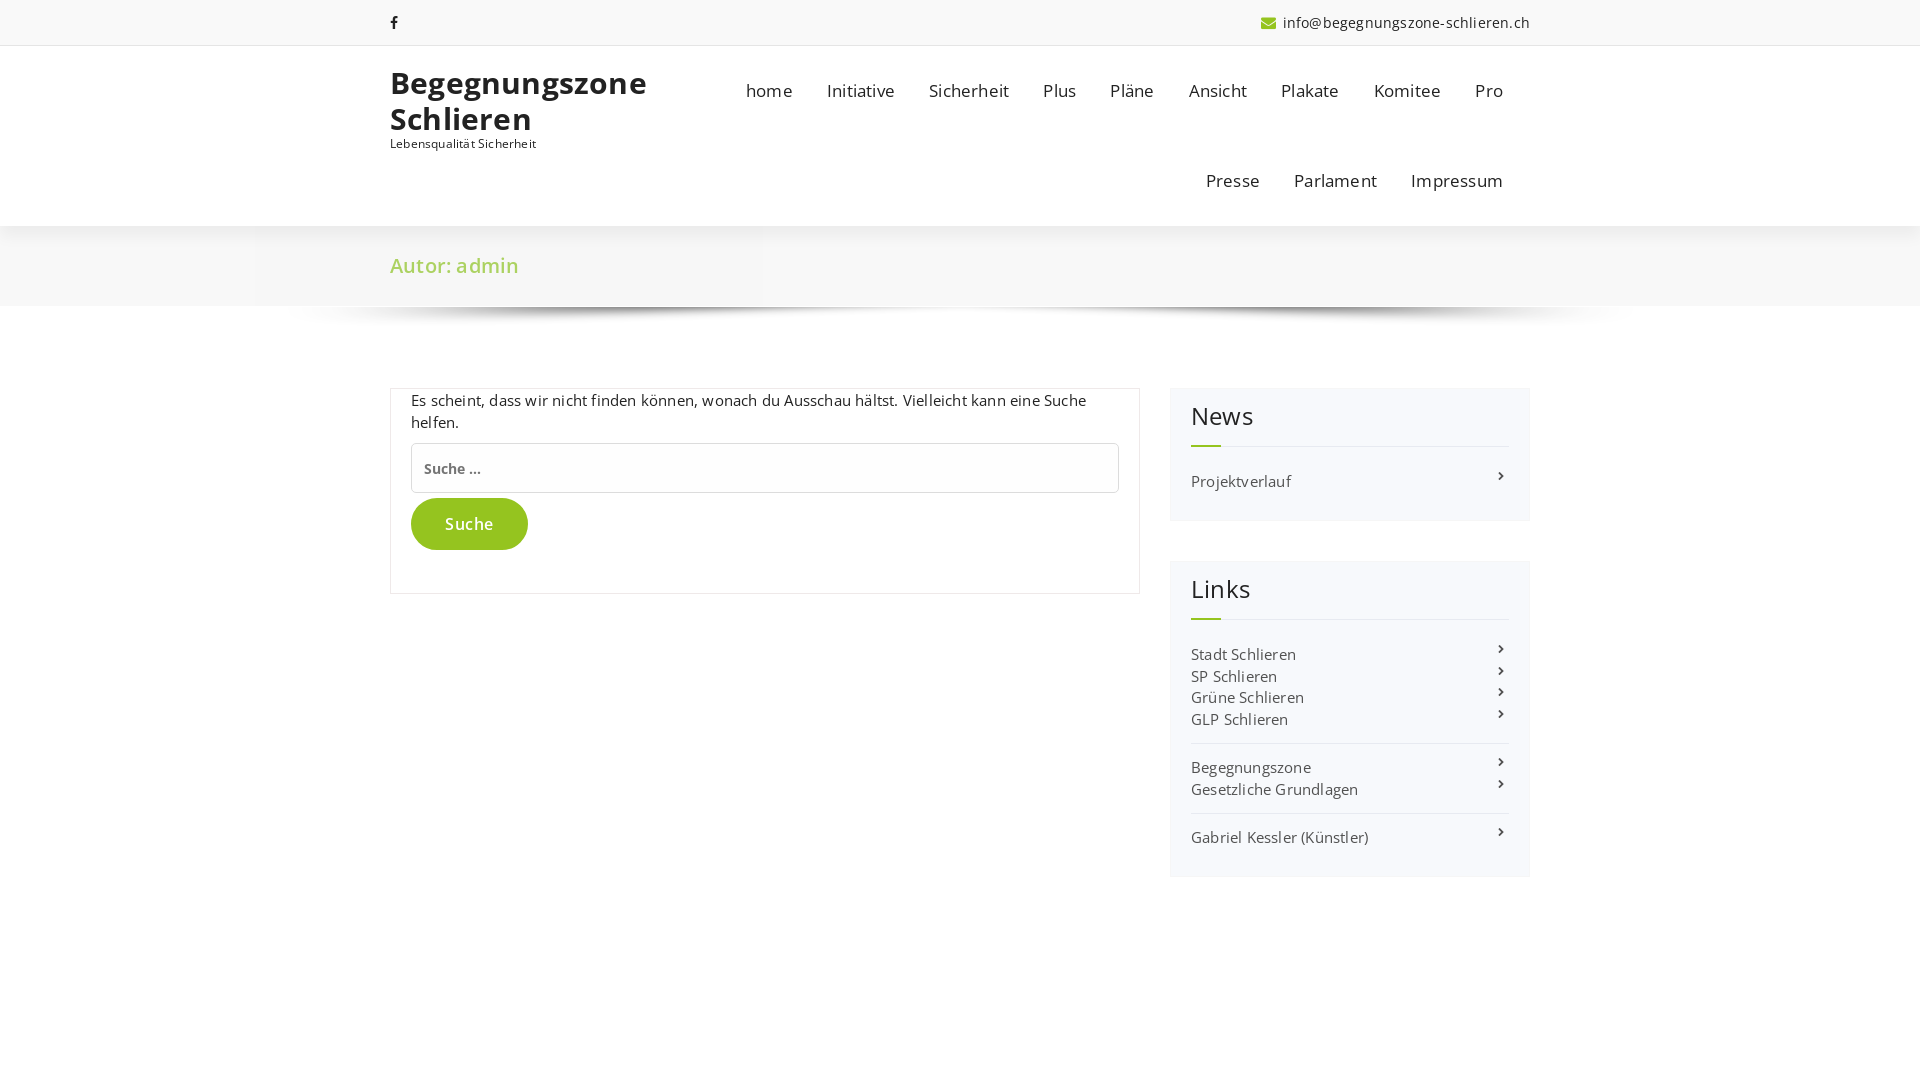 The width and height of the screenshot is (1920, 1080). I want to click on 'Initiative', so click(860, 91).